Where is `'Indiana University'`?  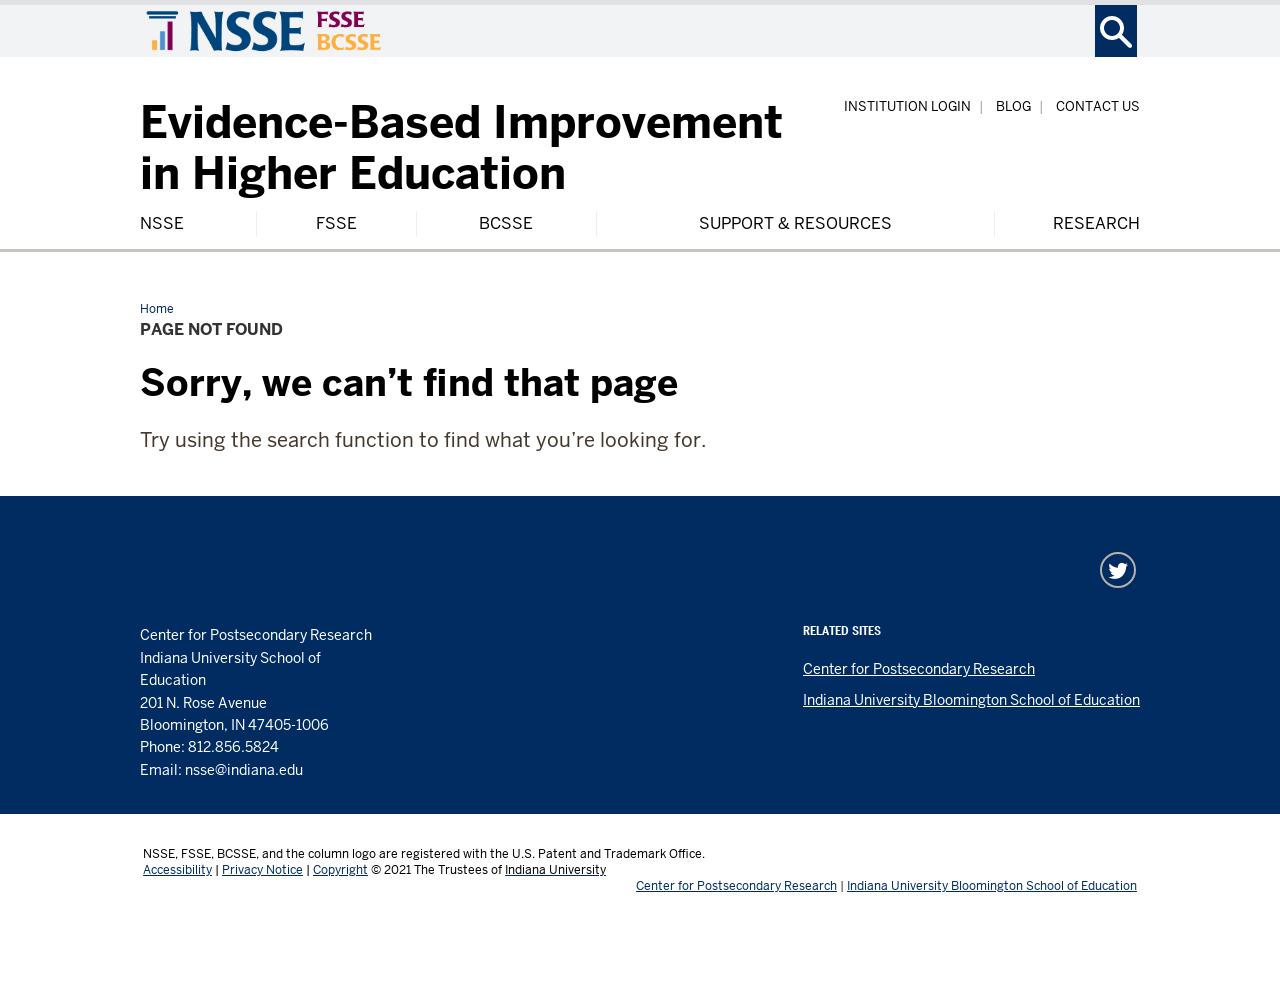
'Indiana University' is located at coordinates (555, 869).